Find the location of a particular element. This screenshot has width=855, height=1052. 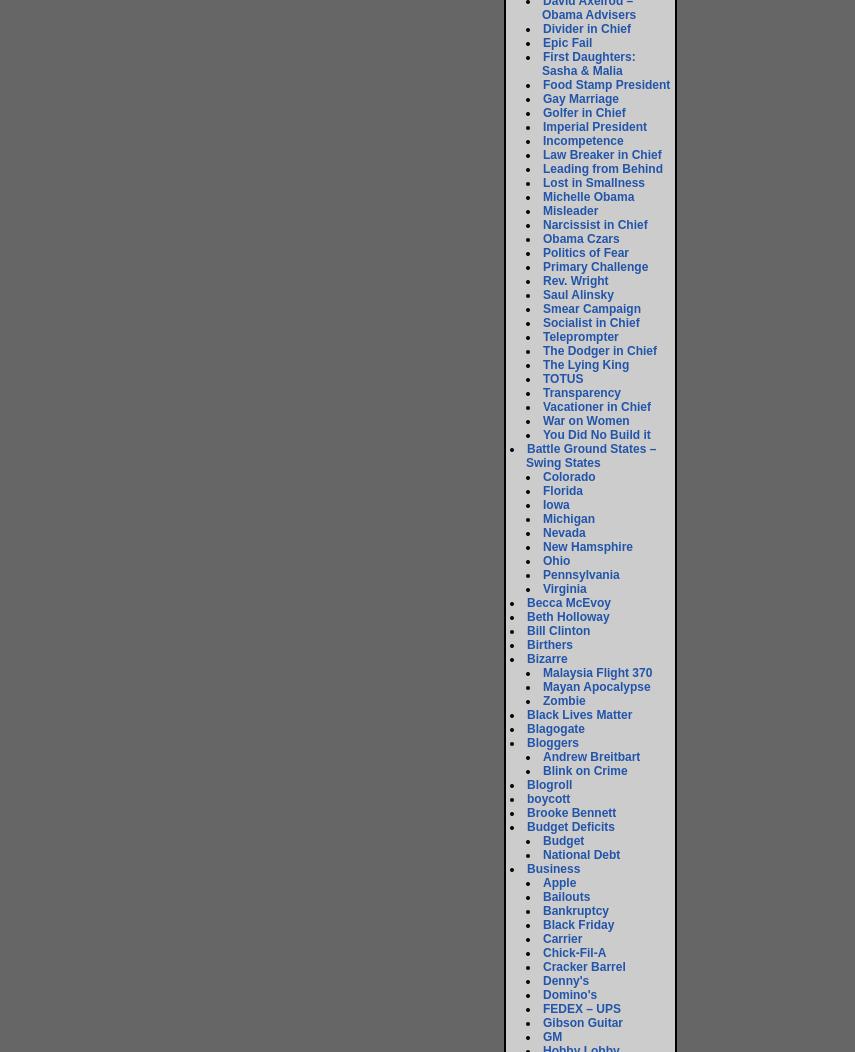

'Politics of Fear' is located at coordinates (543, 252).